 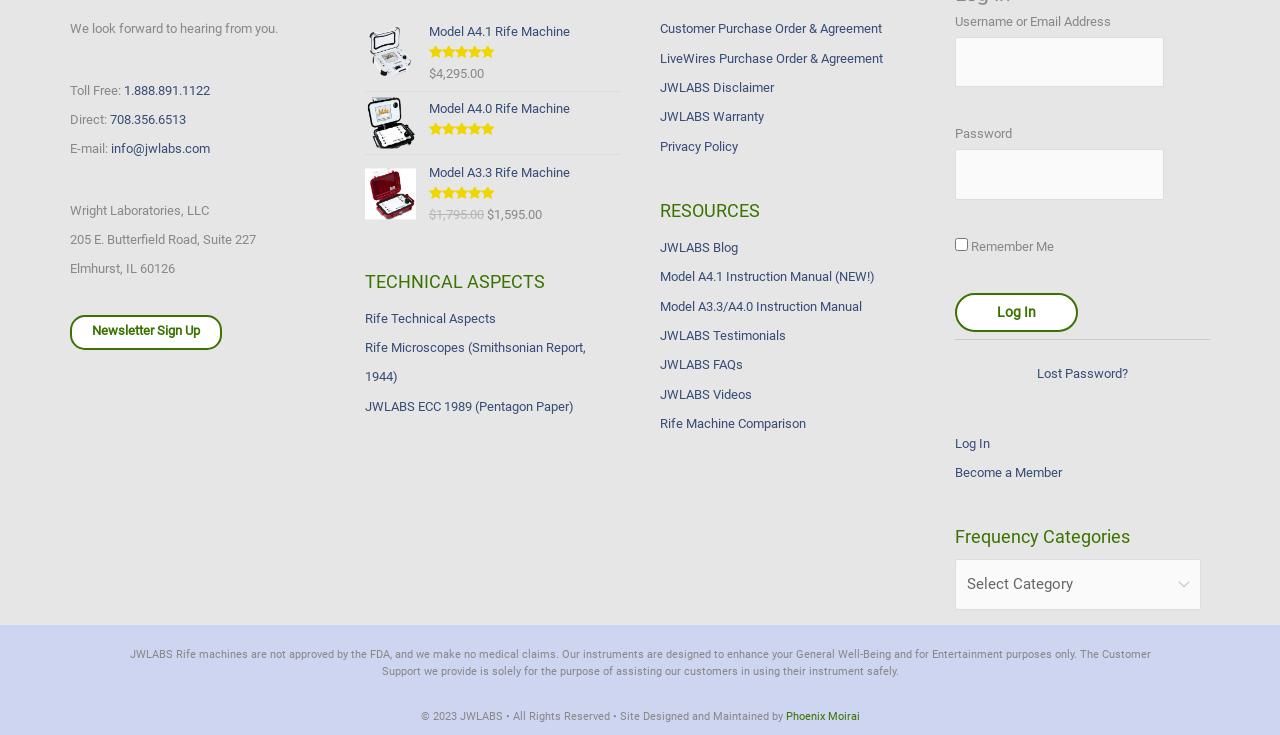 What do you see at coordinates (167, 89) in the screenshot?
I see `'1.888.891.1122'` at bounding box center [167, 89].